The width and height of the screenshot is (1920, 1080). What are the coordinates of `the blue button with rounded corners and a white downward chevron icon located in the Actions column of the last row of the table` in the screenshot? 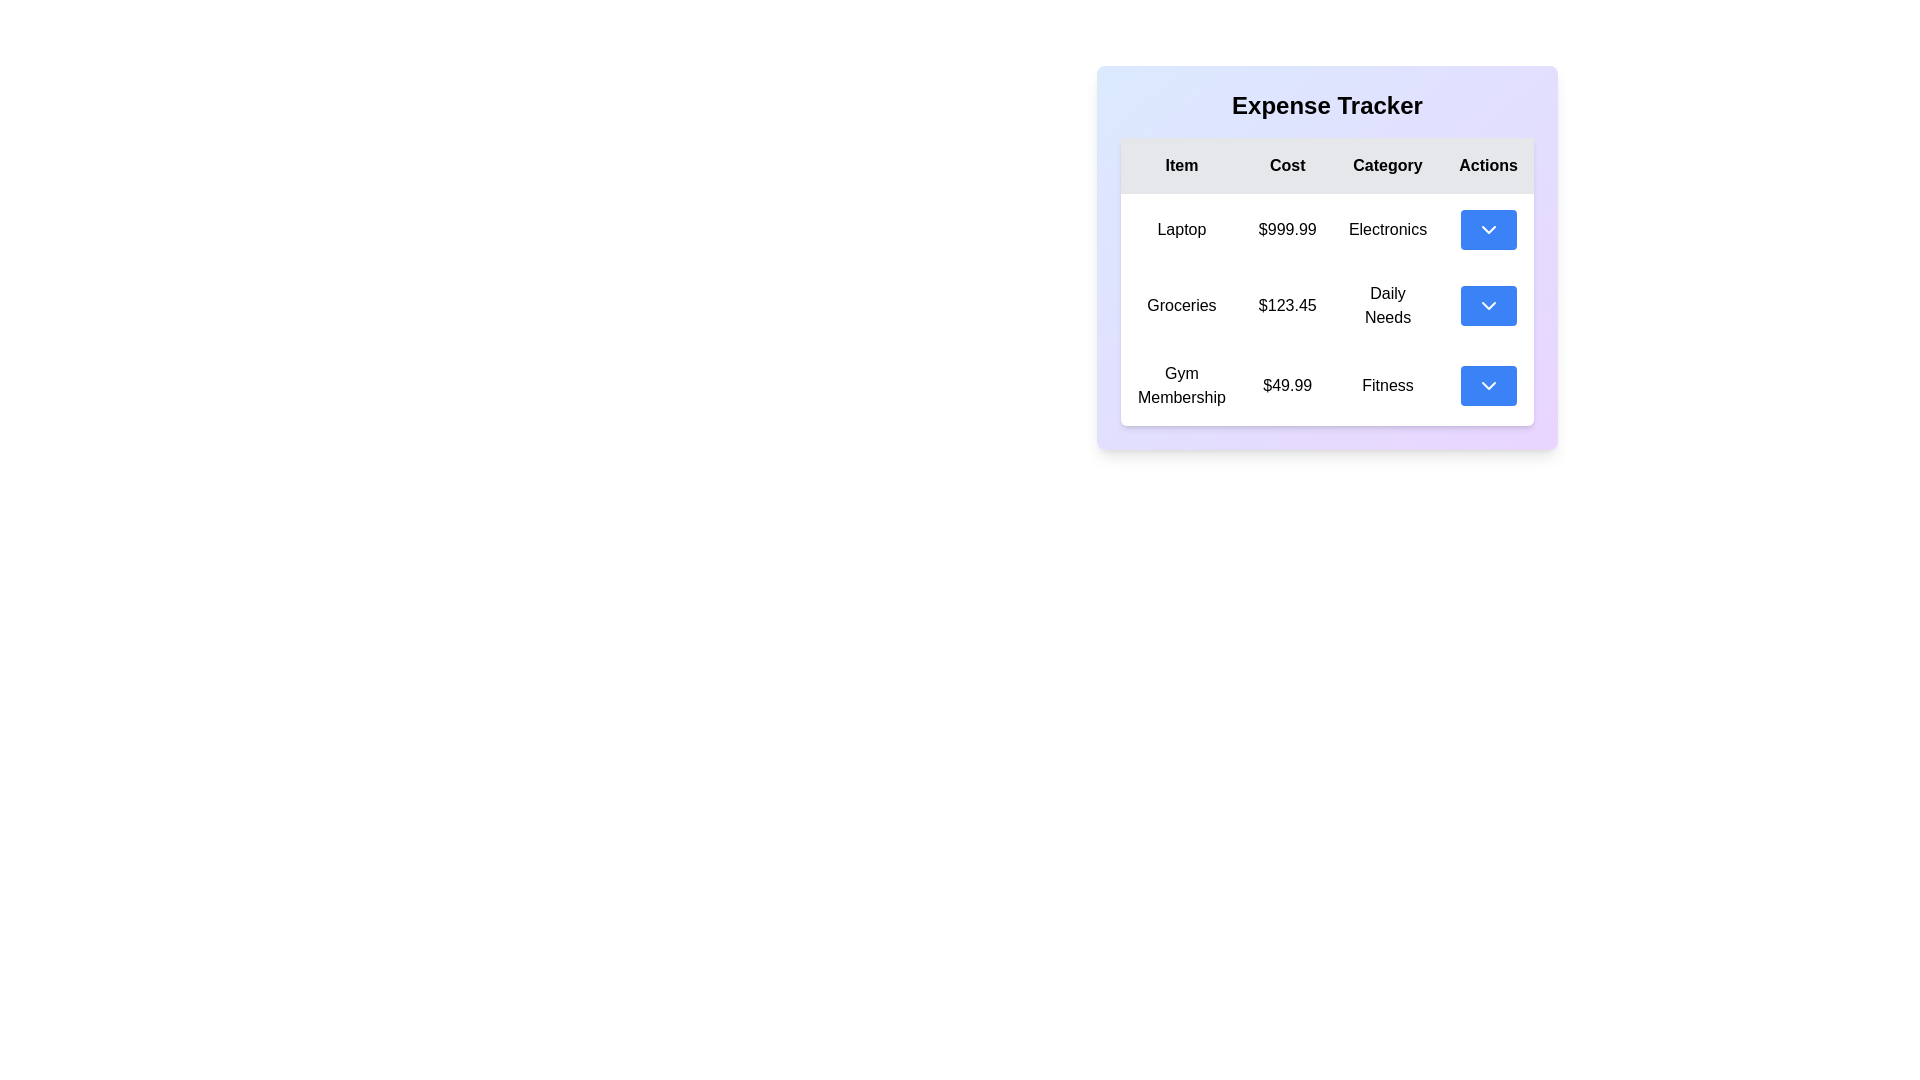 It's located at (1488, 385).